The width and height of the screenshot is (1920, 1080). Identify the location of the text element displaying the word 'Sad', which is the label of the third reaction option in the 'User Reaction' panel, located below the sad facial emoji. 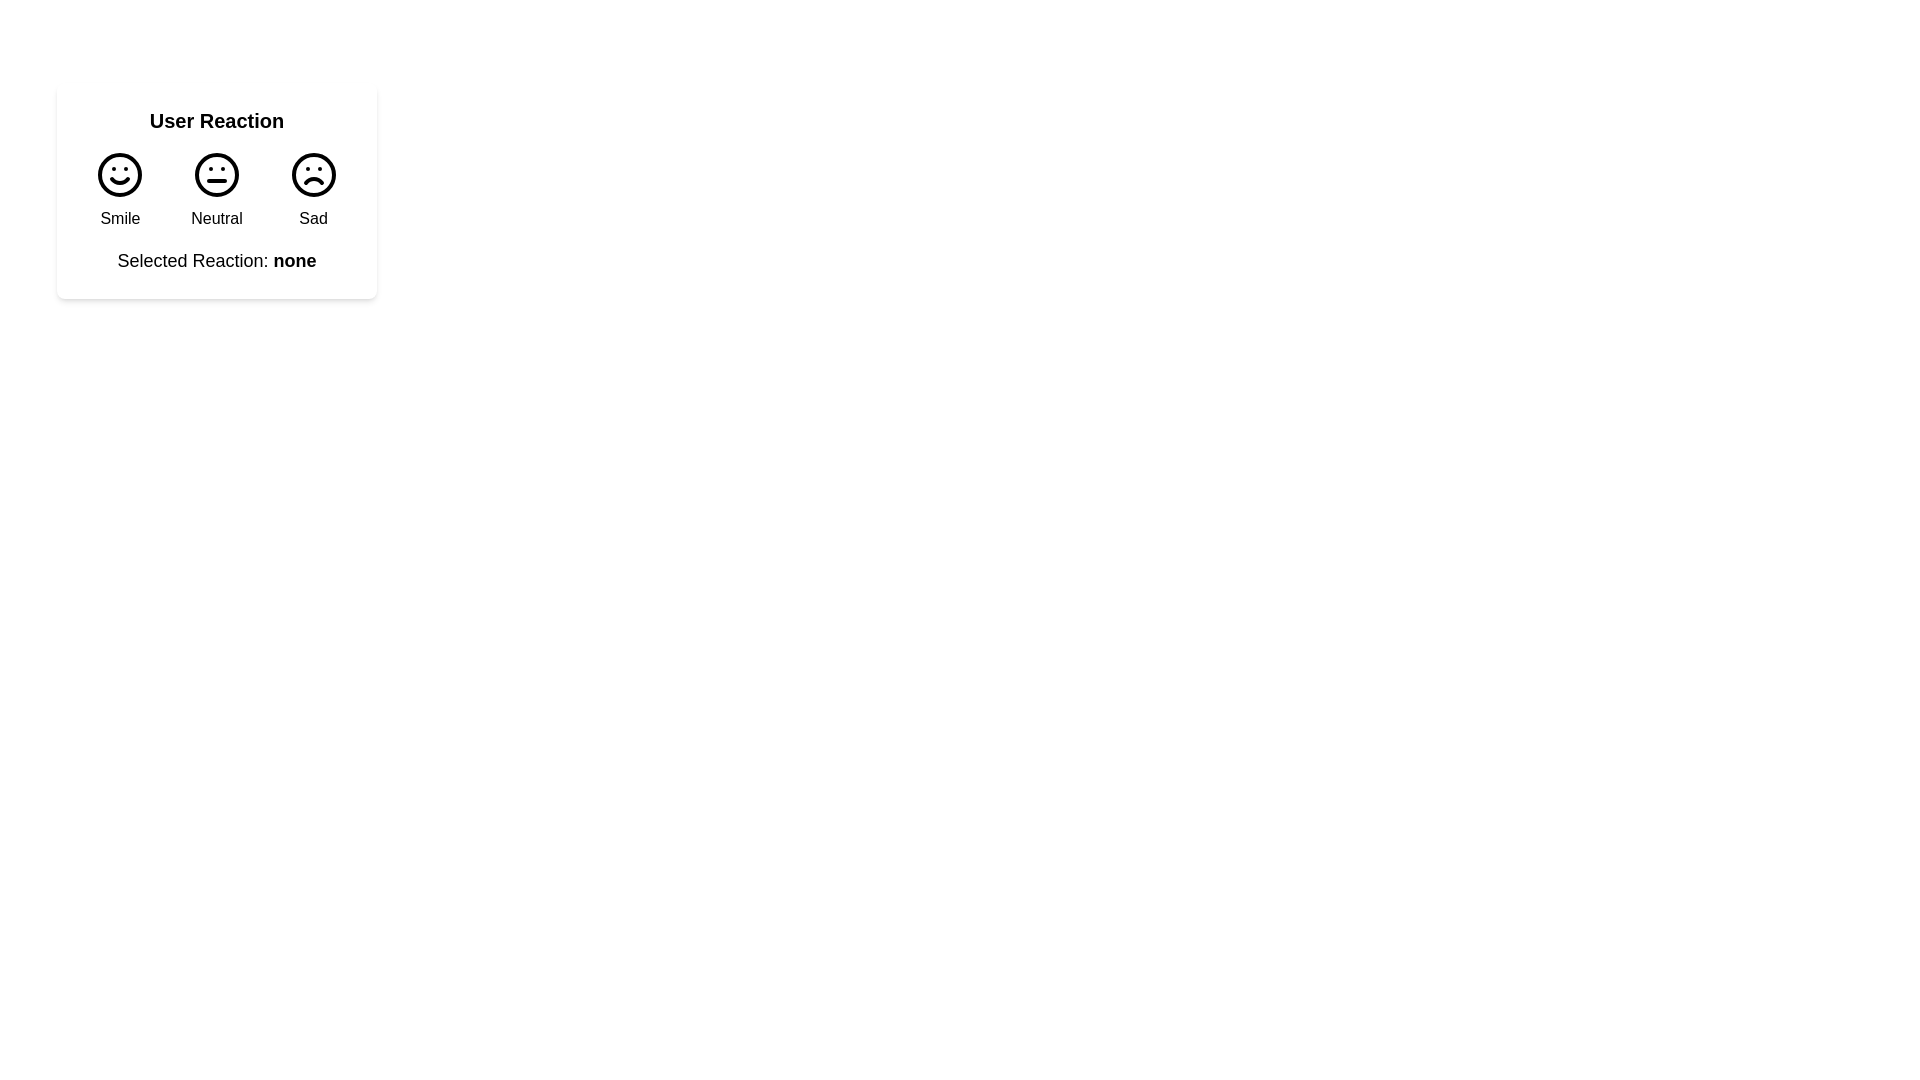
(312, 219).